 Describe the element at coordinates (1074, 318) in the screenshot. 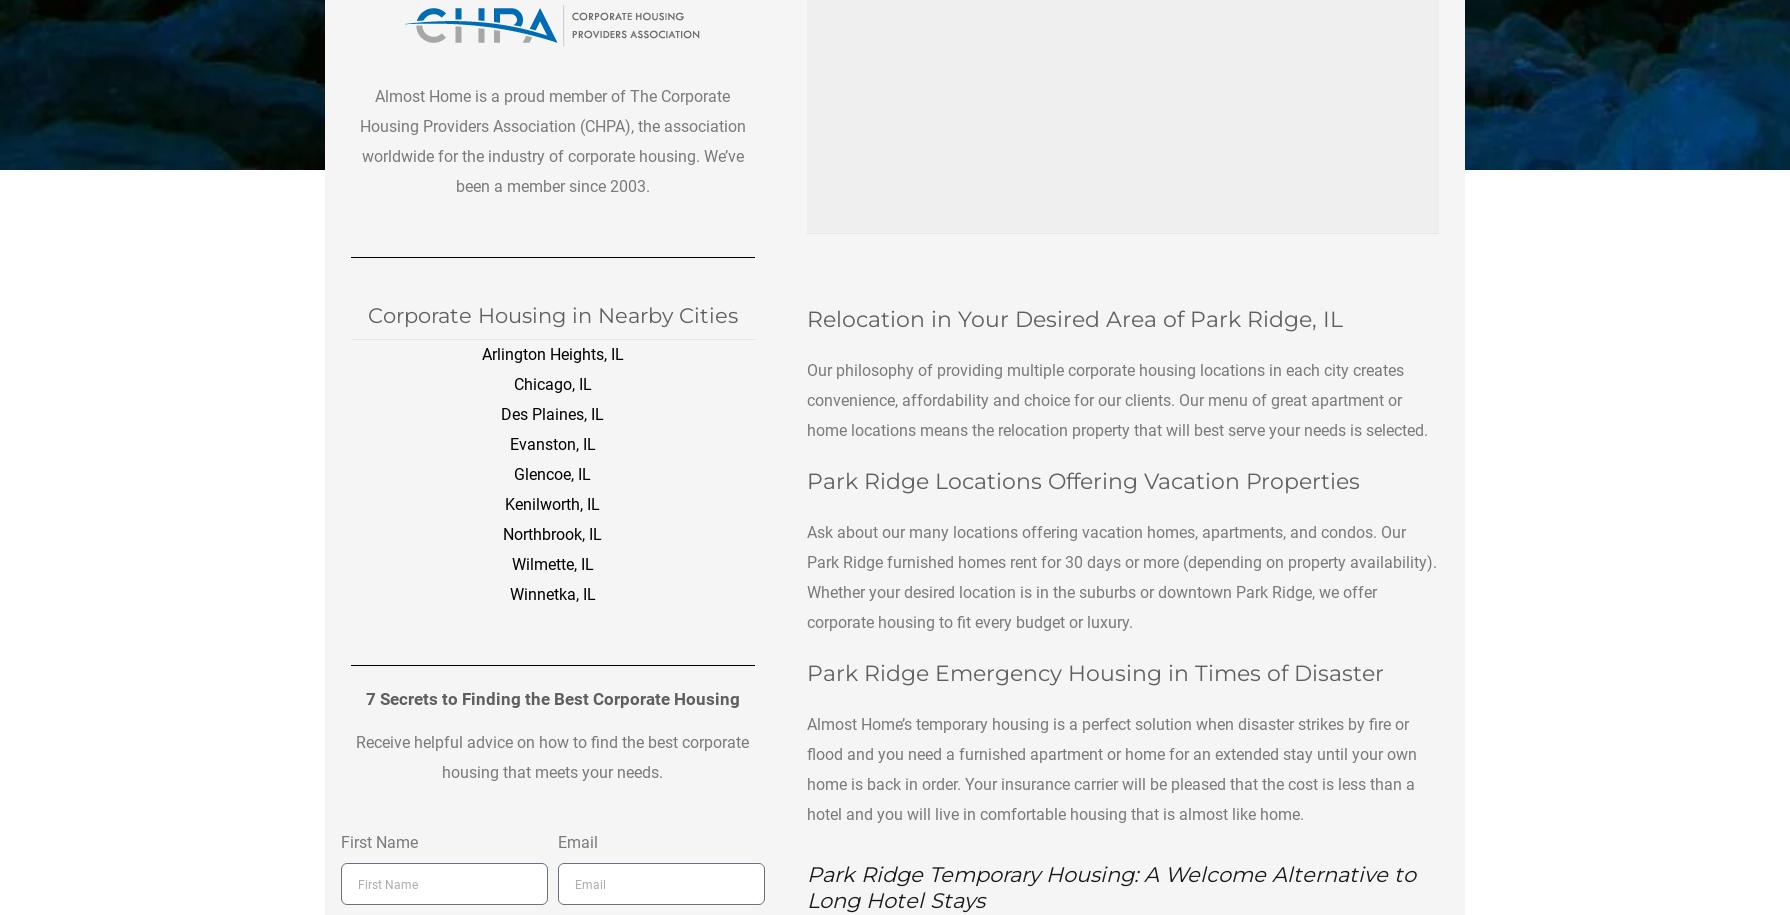

I see `'Relocation in Your Desired Area of Park Ridge, IL'` at that location.